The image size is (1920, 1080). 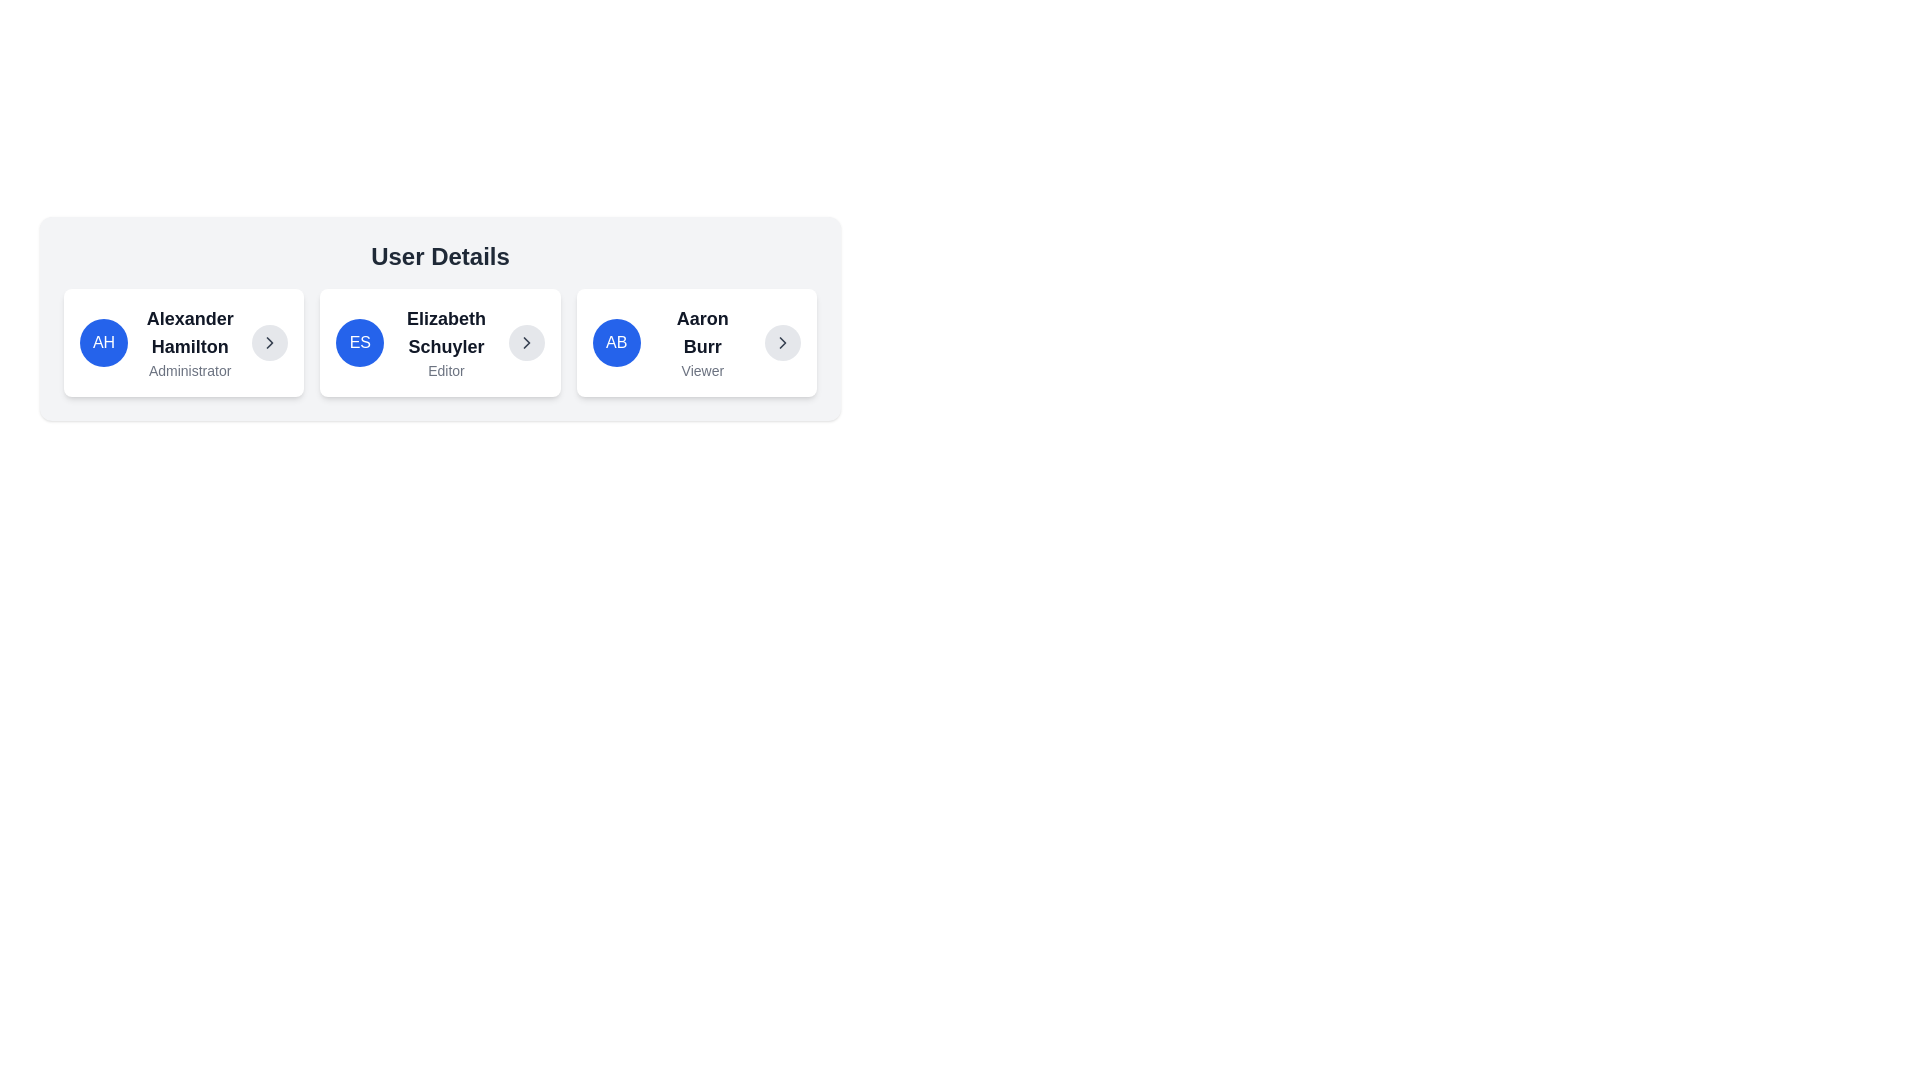 What do you see at coordinates (439, 342) in the screenshot?
I see `the second informational card featuring the avatar of Elizabeth Schuyler, which includes her name in bold and role as Editor` at bounding box center [439, 342].